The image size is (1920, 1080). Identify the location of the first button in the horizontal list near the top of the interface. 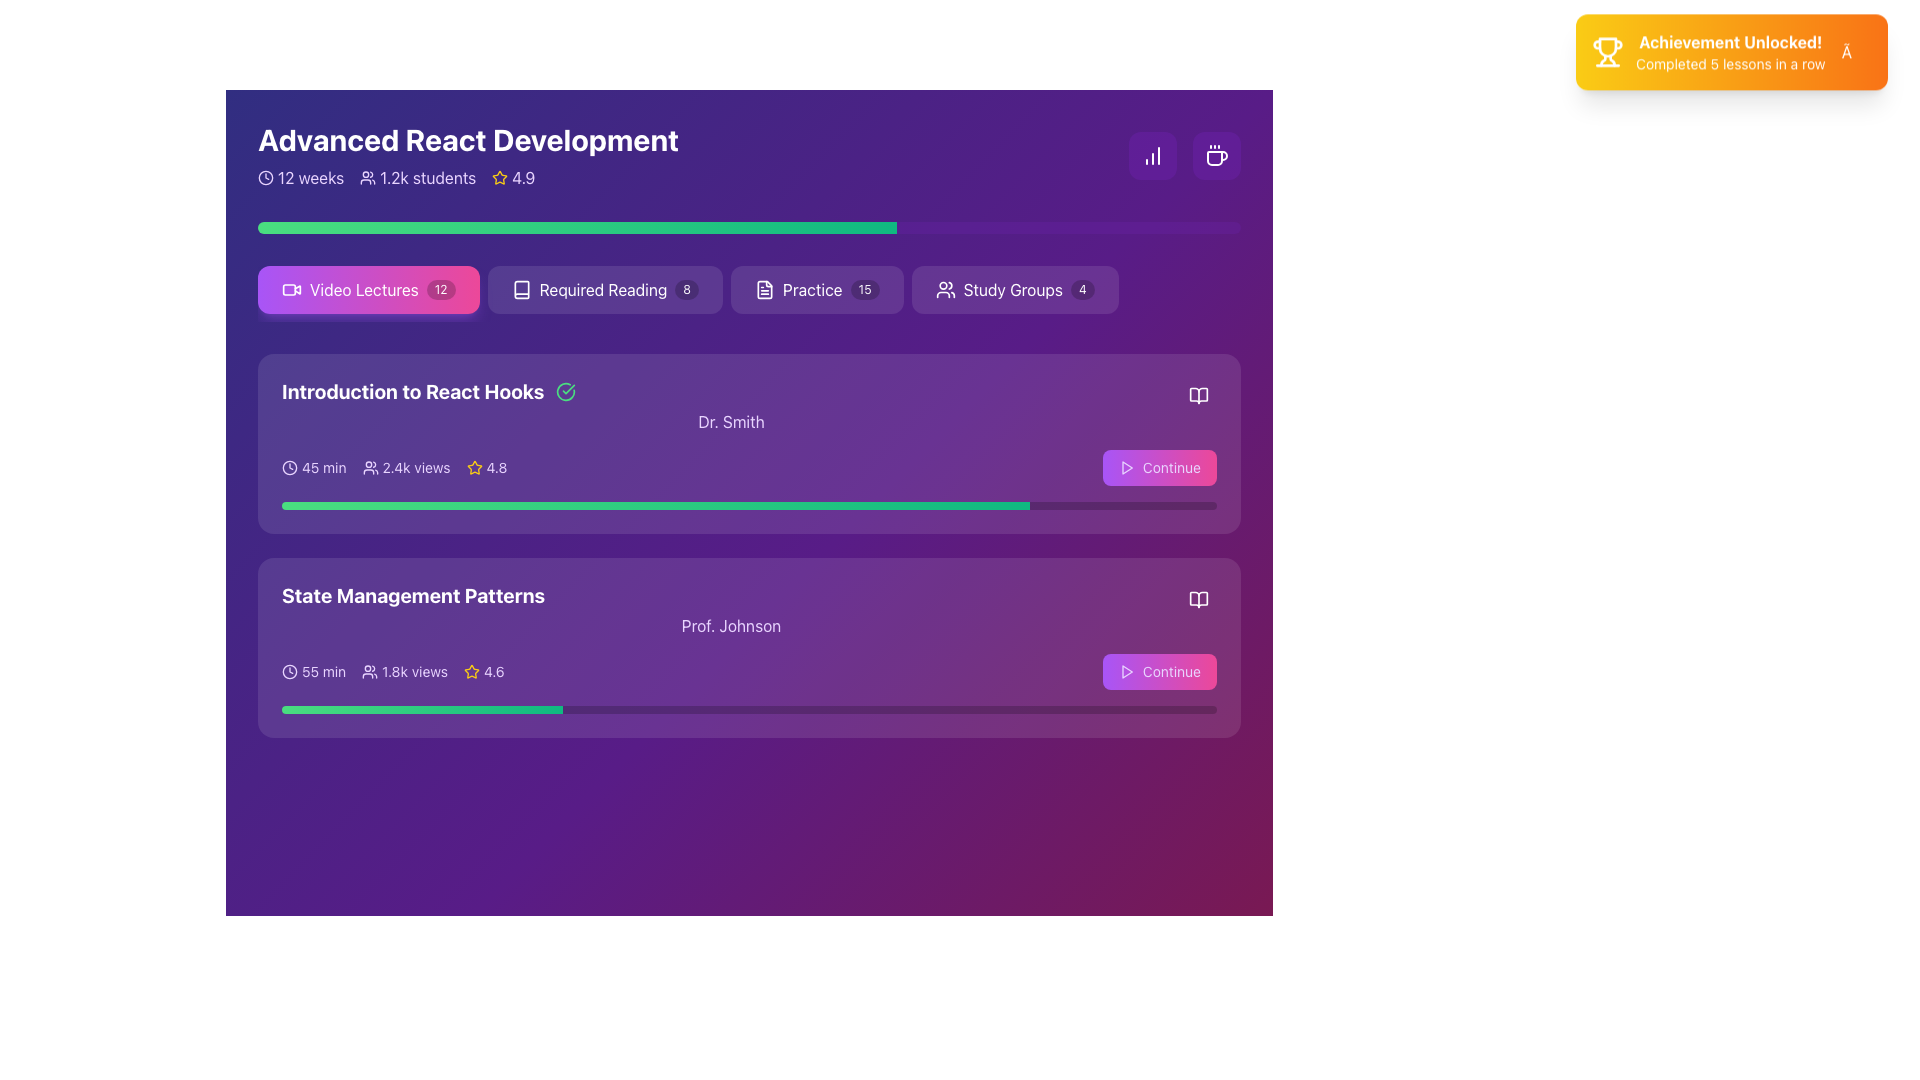
(368, 289).